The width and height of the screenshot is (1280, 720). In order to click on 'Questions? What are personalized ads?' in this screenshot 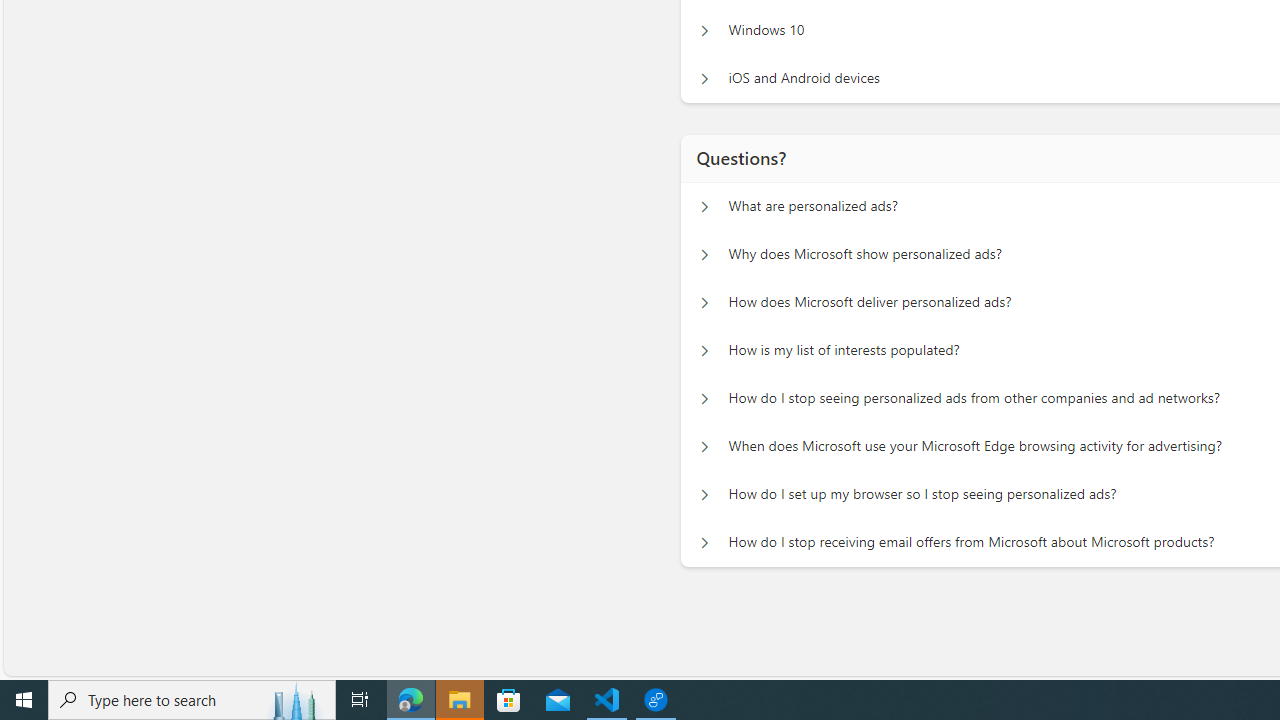, I will do `click(704, 206)`.